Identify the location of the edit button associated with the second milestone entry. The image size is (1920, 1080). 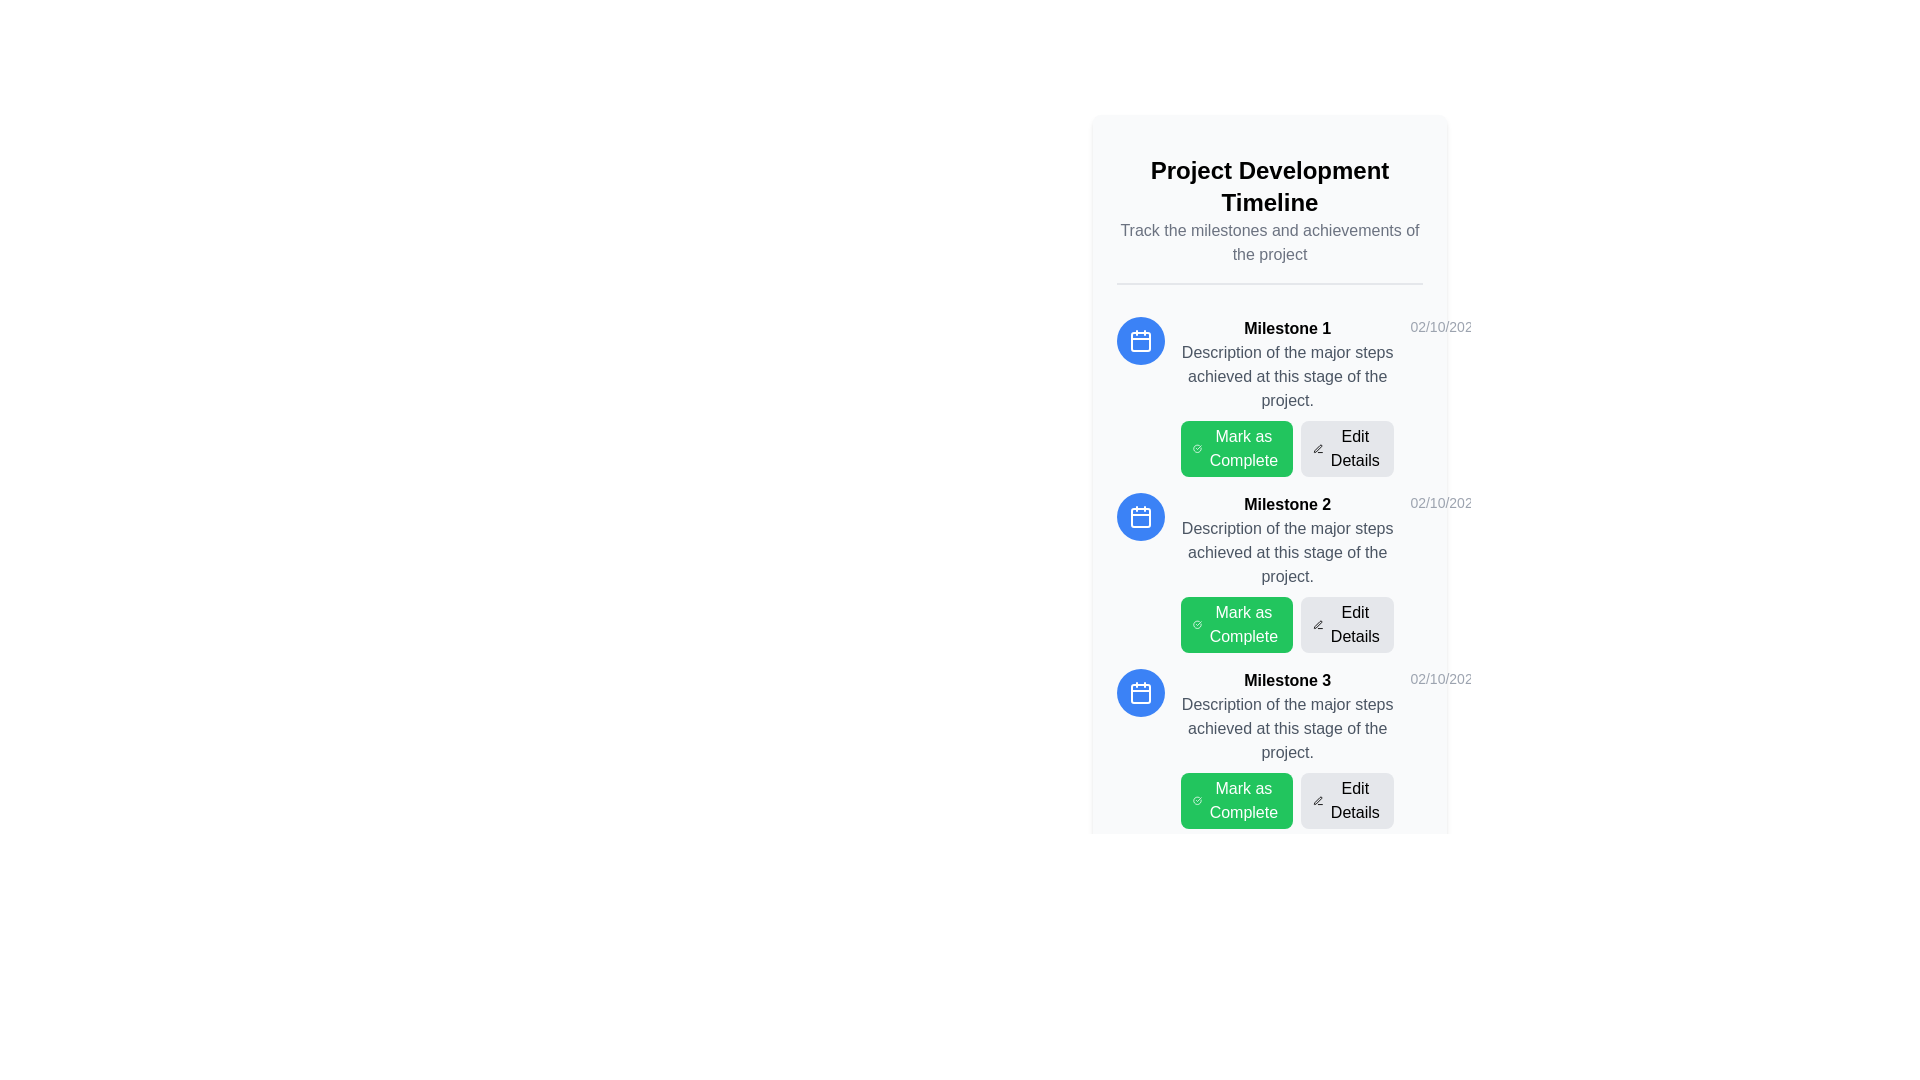
(1348, 623).